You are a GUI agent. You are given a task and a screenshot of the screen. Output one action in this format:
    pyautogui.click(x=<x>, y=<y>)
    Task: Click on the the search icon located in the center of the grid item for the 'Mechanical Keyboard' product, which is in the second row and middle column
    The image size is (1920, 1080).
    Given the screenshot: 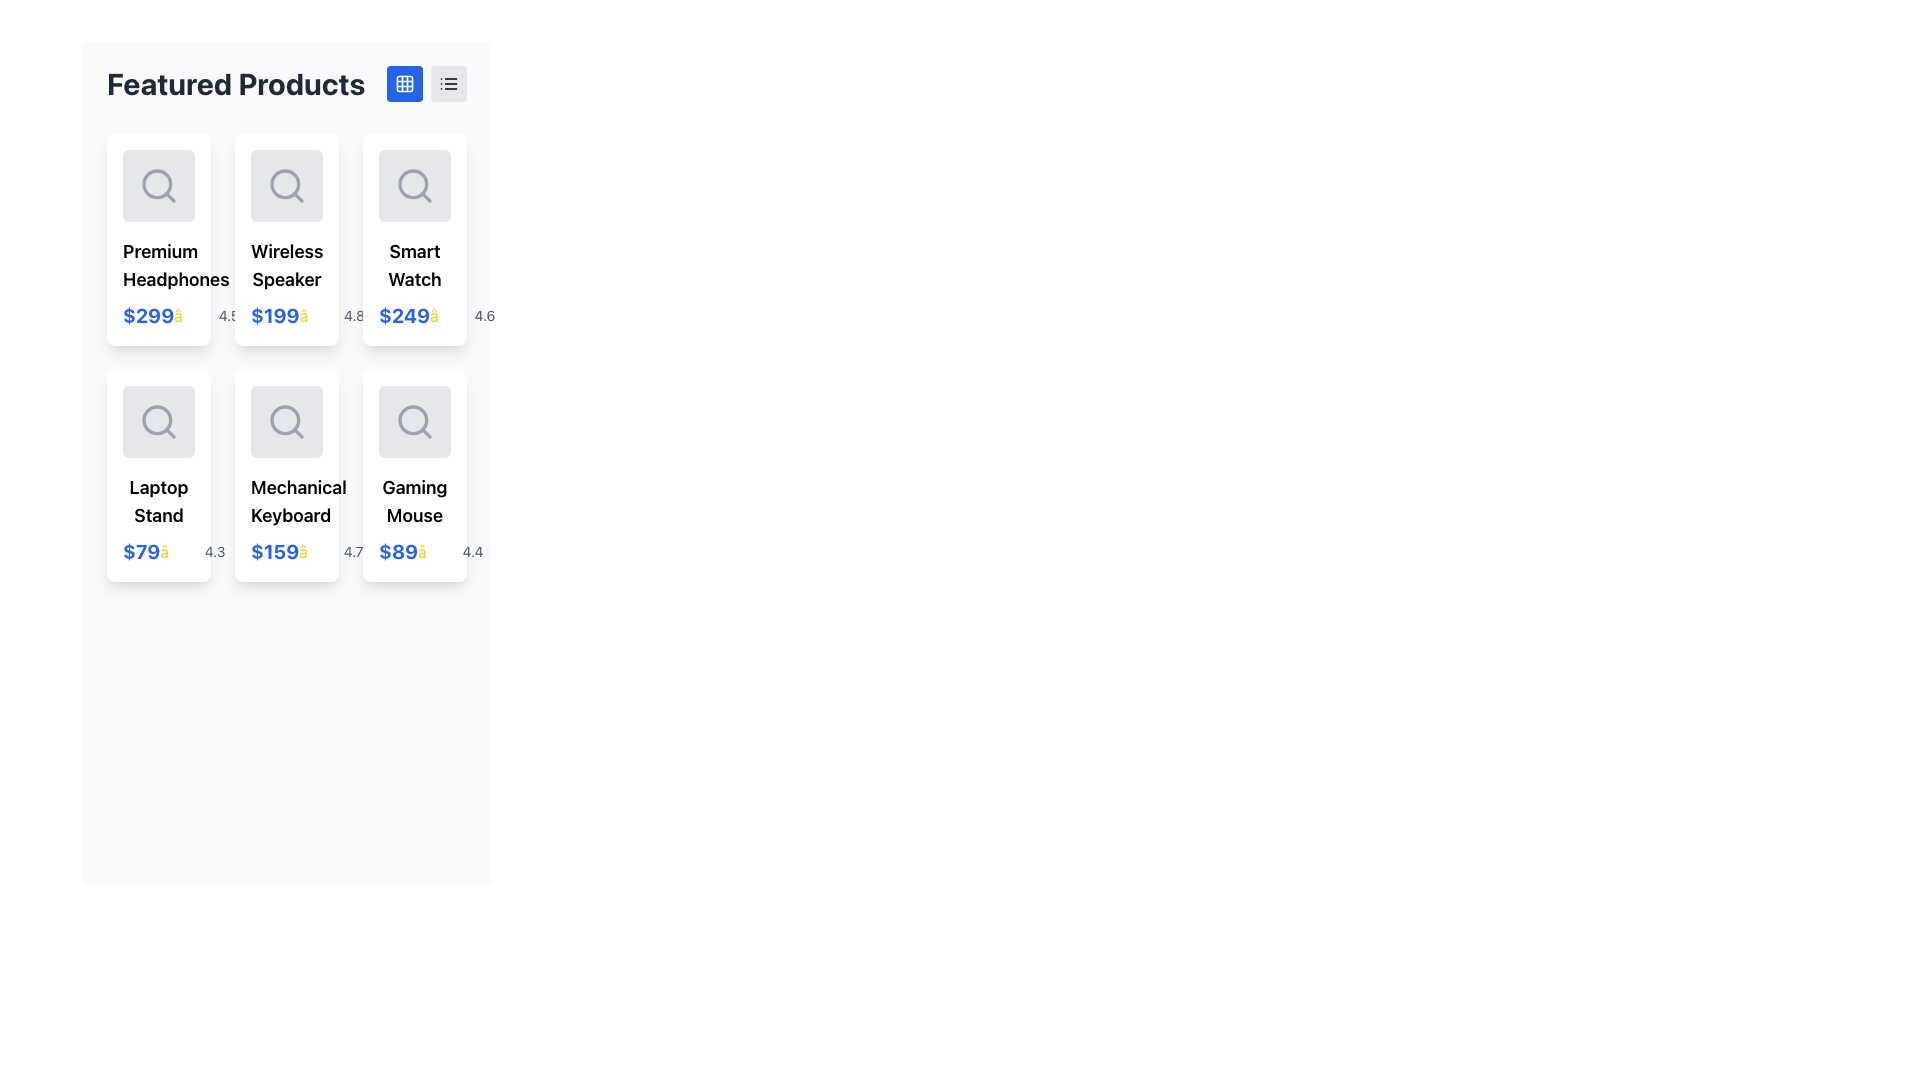 What is the action you would take?
    pyautogui.click(x=286, y=420)
    